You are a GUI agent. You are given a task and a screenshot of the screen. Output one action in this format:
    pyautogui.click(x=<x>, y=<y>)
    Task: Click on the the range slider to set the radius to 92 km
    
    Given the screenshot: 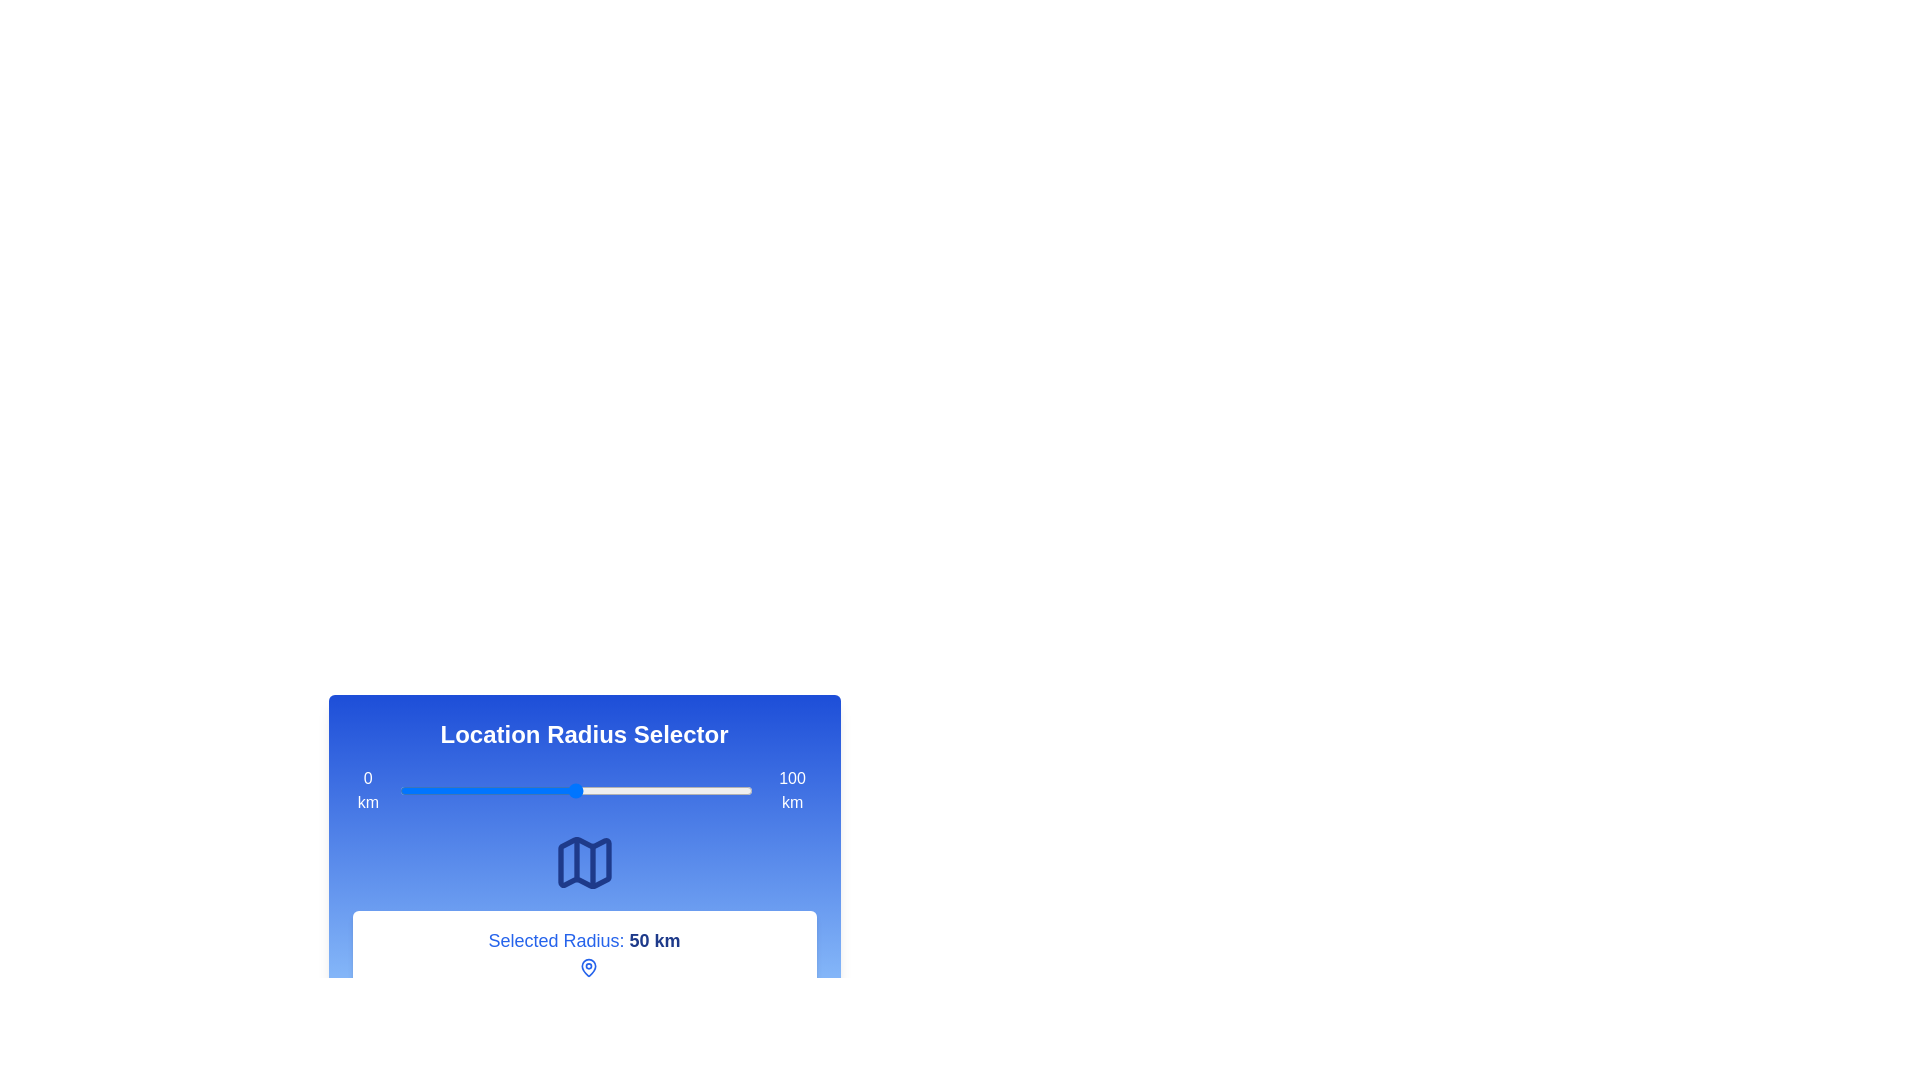 What is the action you would take?
    pyautogui.click(x=723, y=789)
    